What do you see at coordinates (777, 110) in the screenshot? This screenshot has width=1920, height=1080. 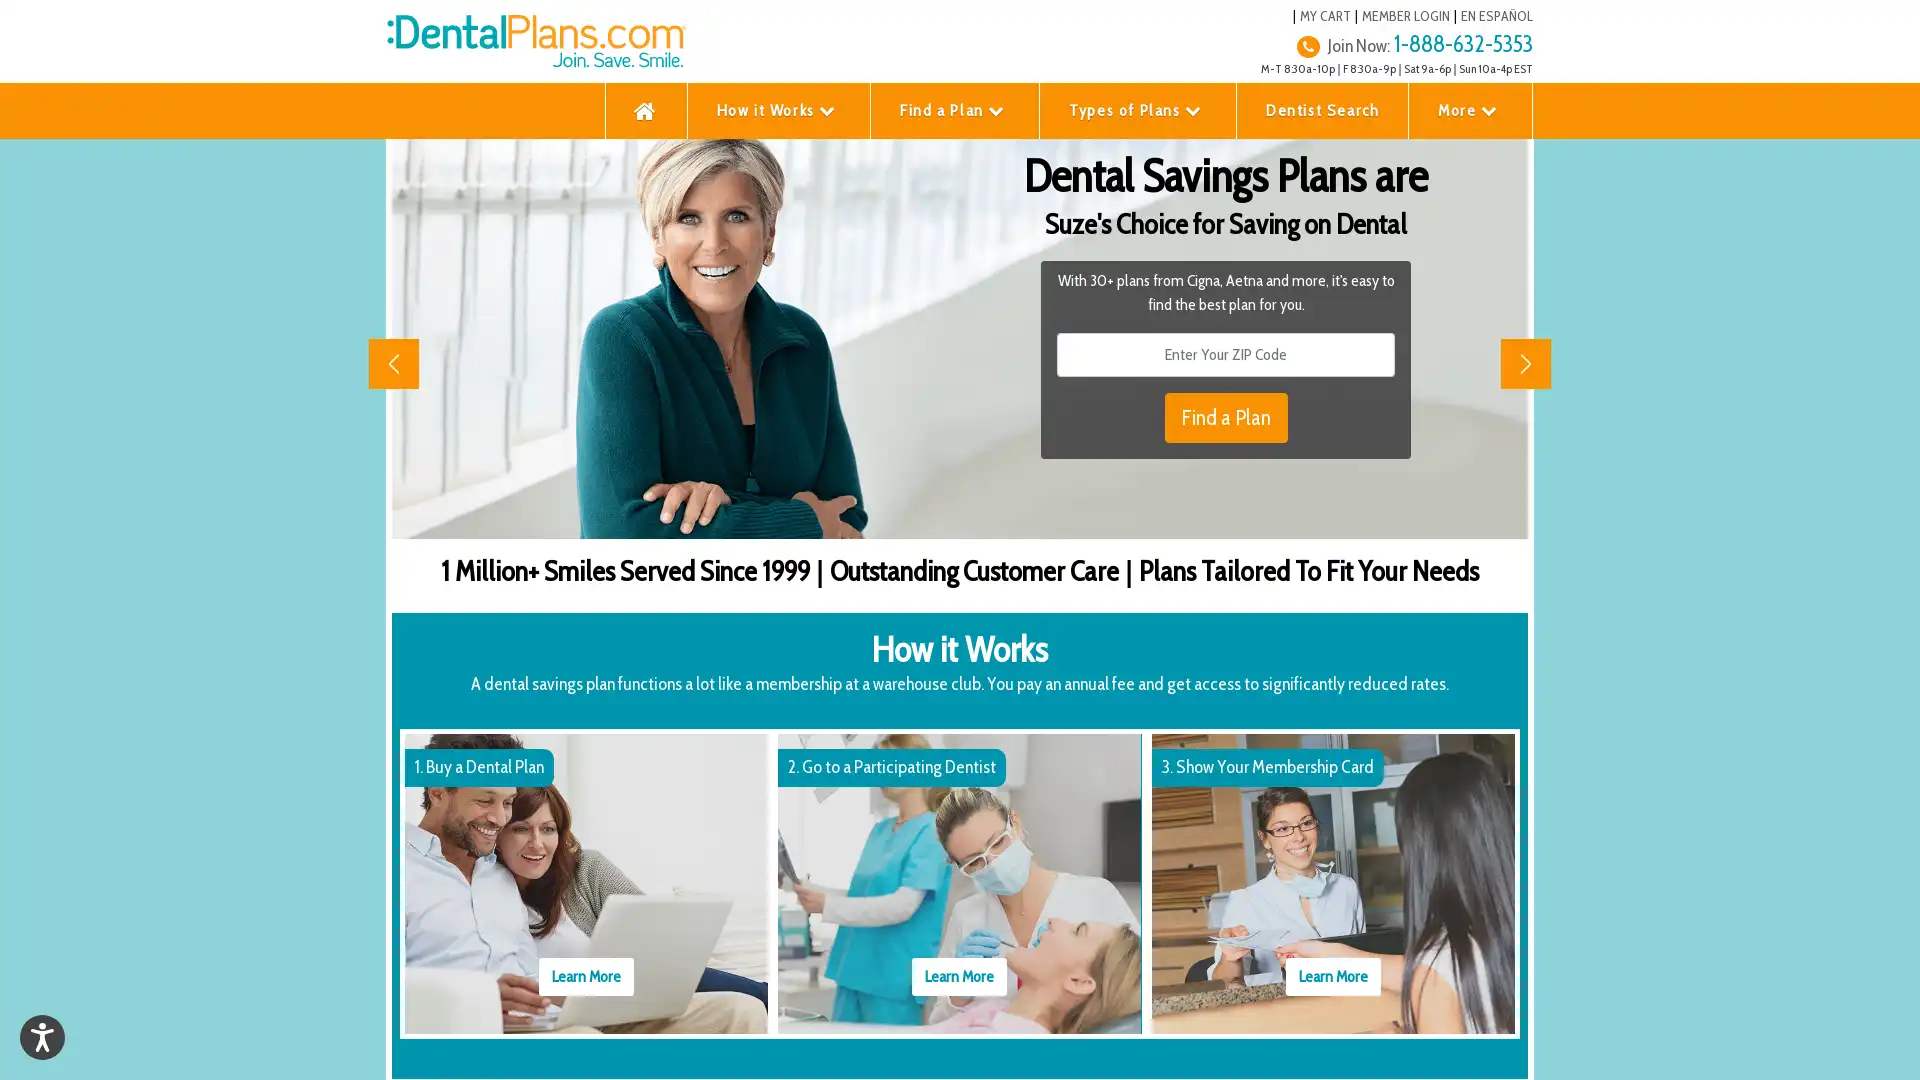 I see `How it Works` at bounding box center [777, 110].